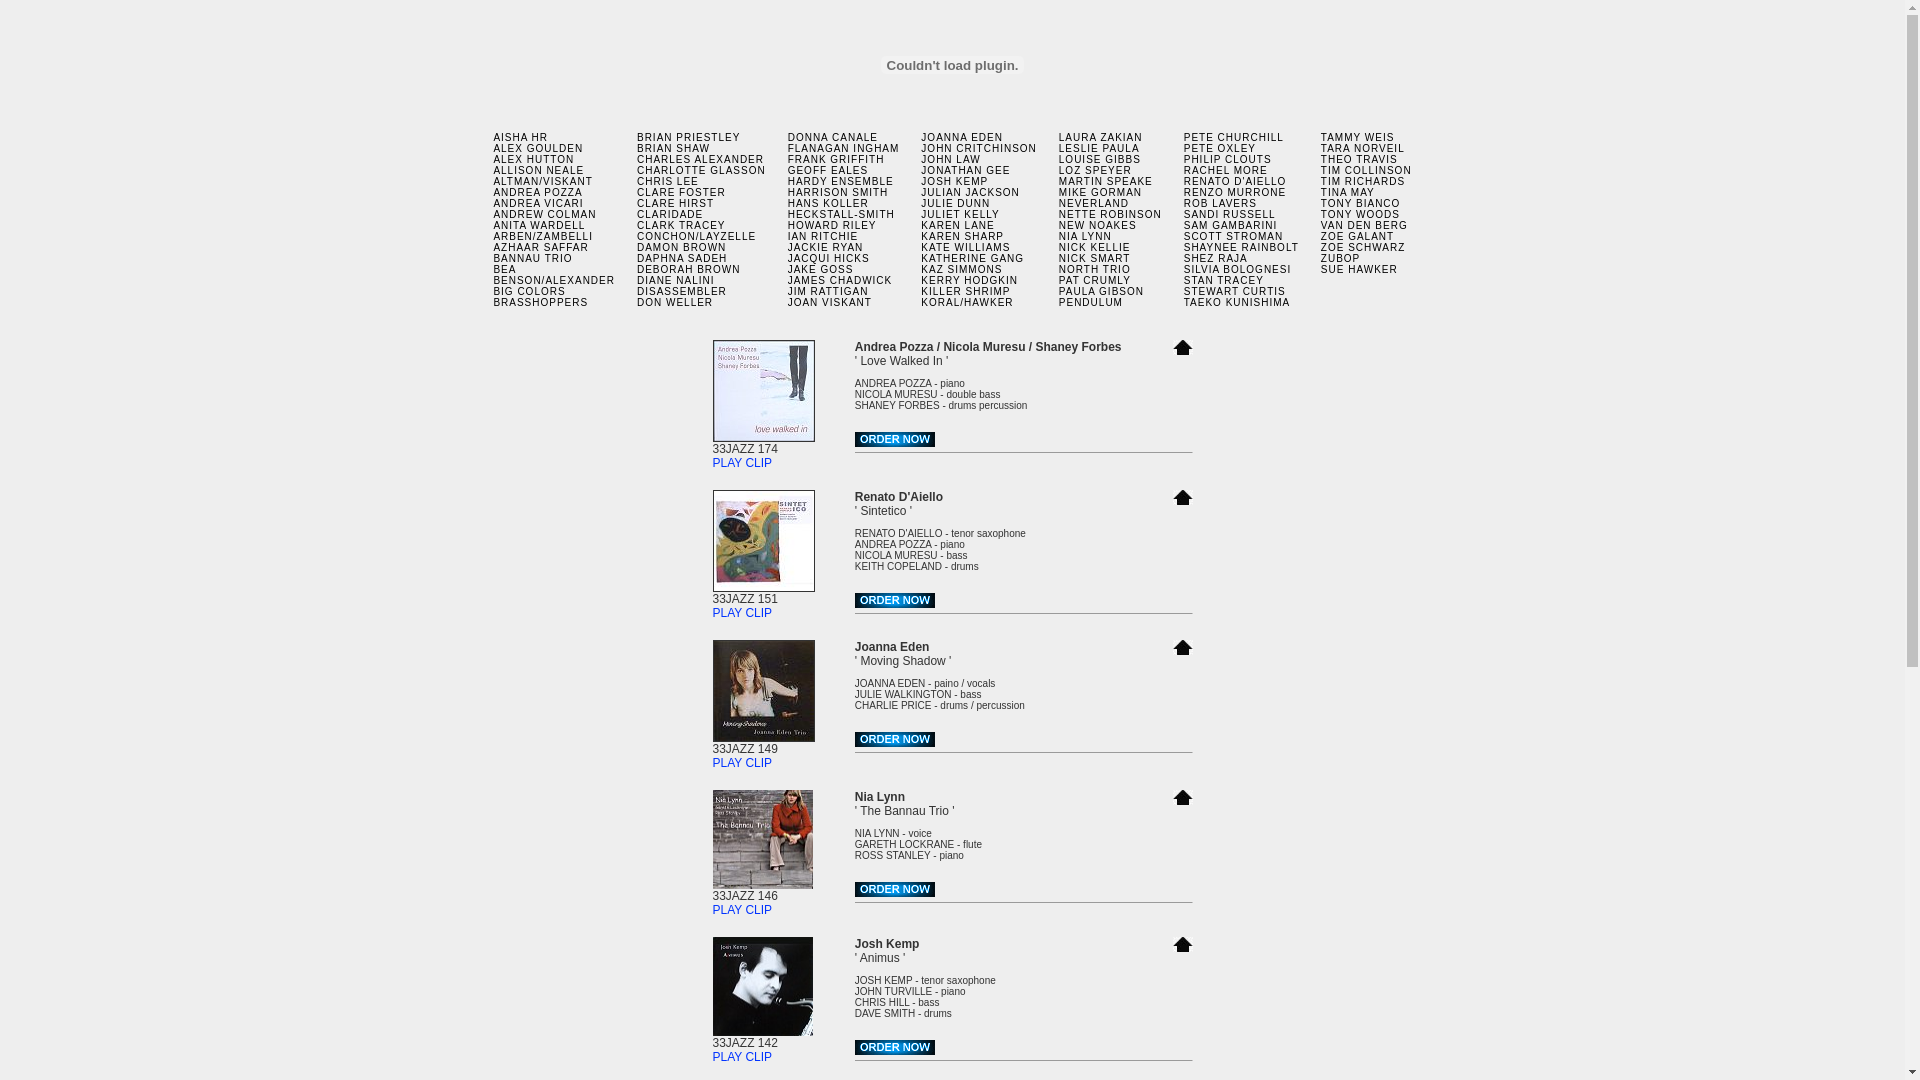  Describe the element at coordinates (1093, 257) in the screenshot. I see `'NICK SMART'` at that location.